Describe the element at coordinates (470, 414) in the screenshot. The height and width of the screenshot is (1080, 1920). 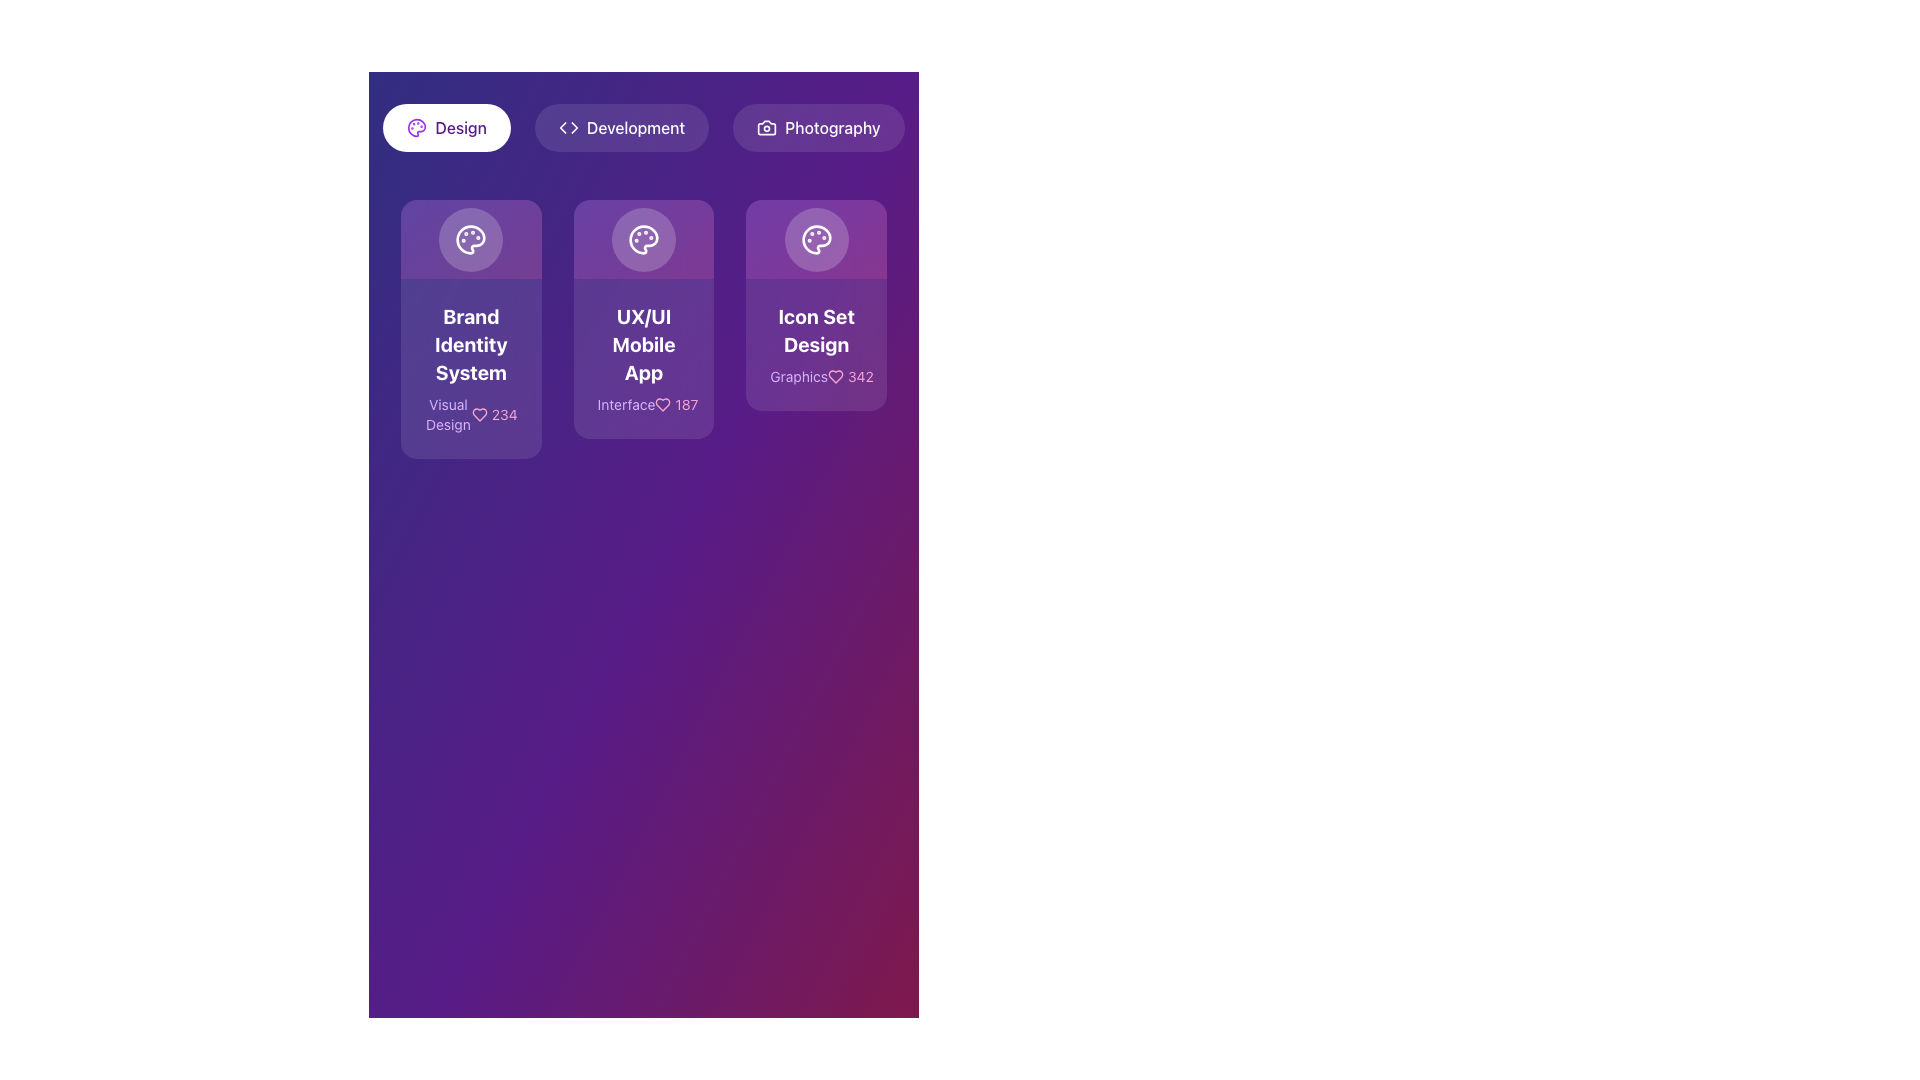
I see `text '234' associated with the 'Visual Design' display in the 'Brand Identity System' card located in the first column of the card layout` at that location.